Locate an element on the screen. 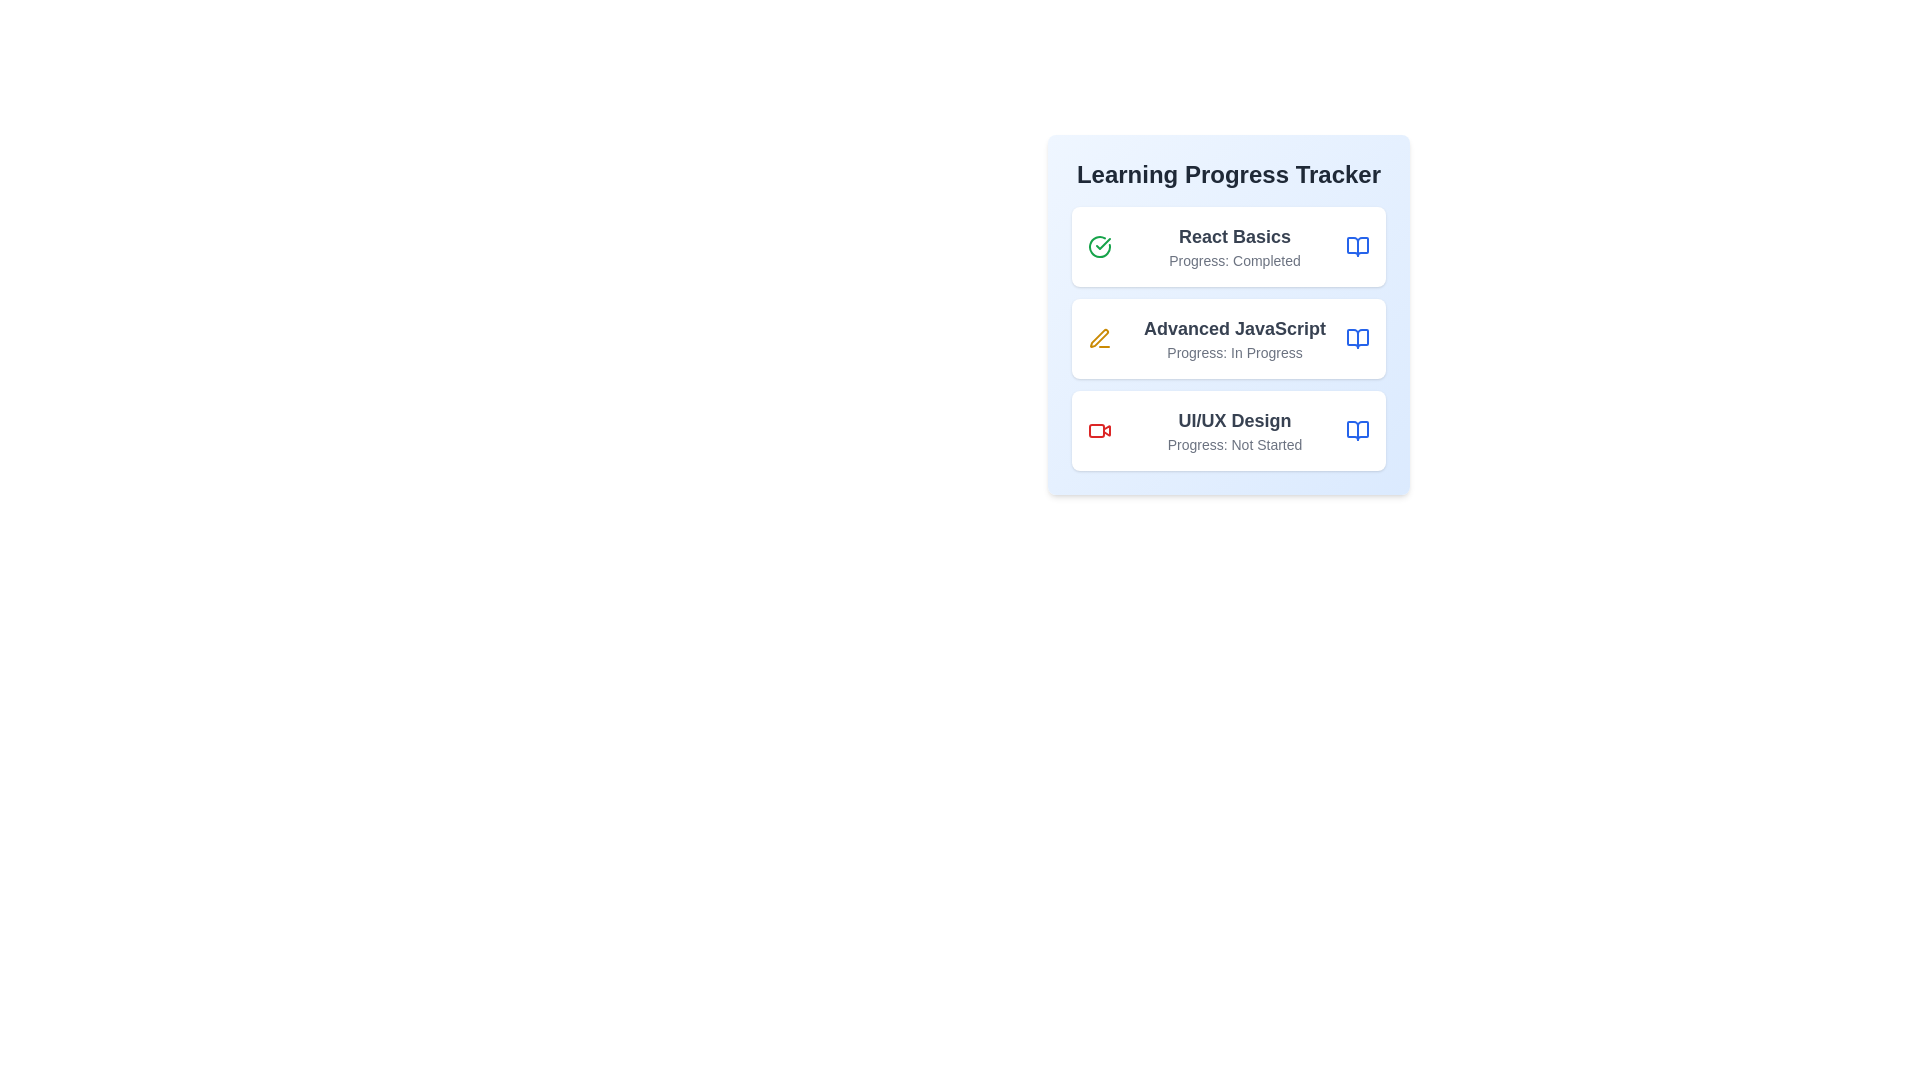  the book icon for the course UI/UX Design to explore its resources is located at coordinates (1358, 430).